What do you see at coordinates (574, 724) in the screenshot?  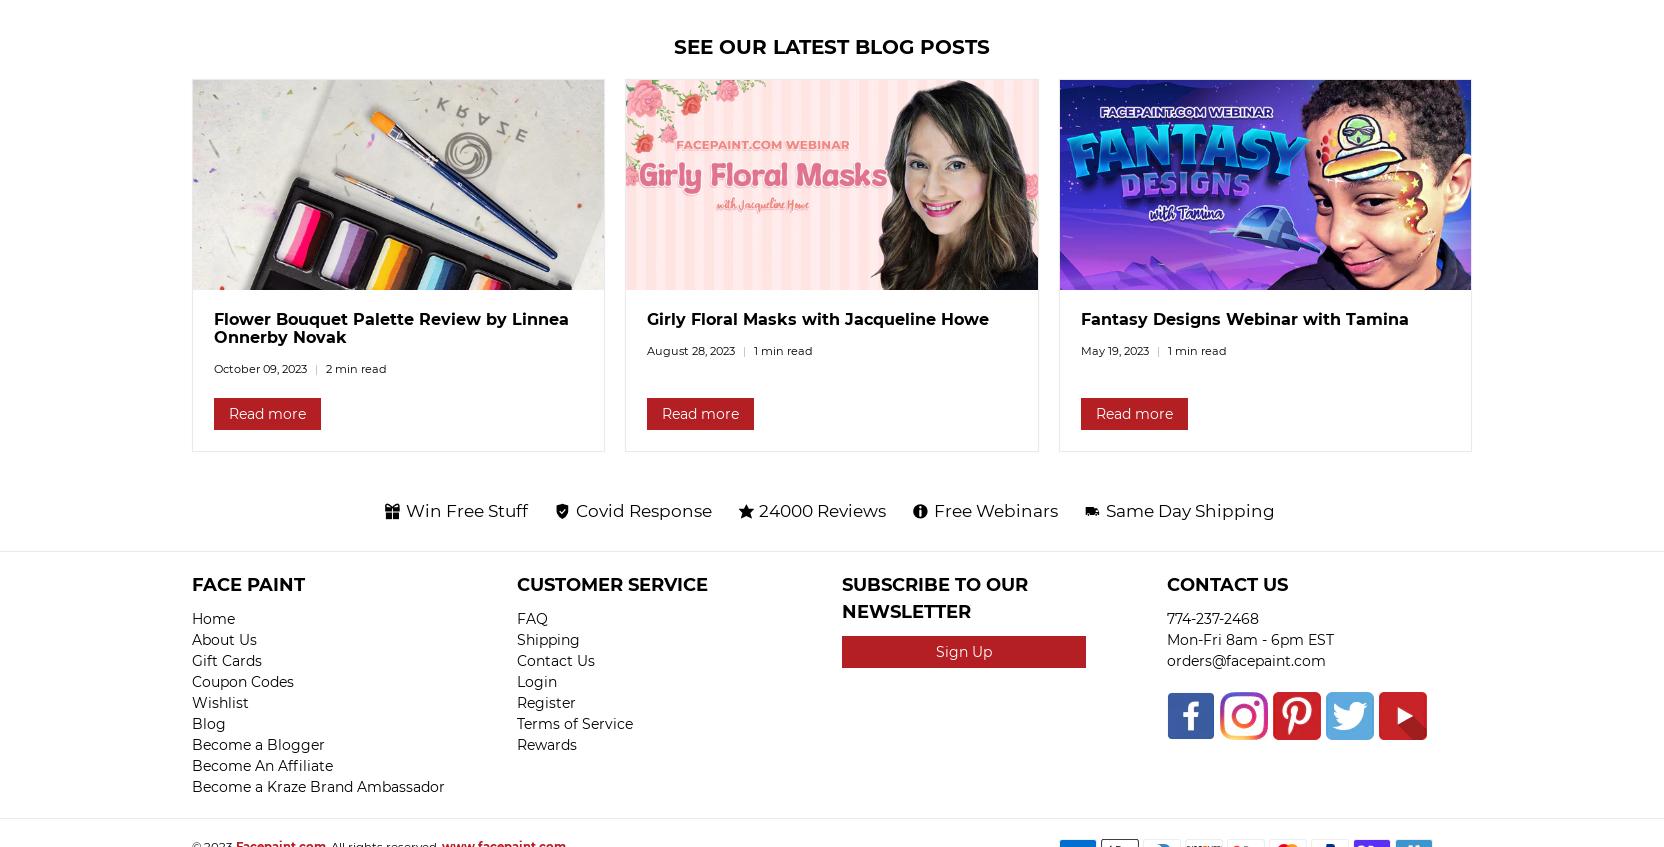 I see `'Terms of Service'` at bounding box center [574, 724].